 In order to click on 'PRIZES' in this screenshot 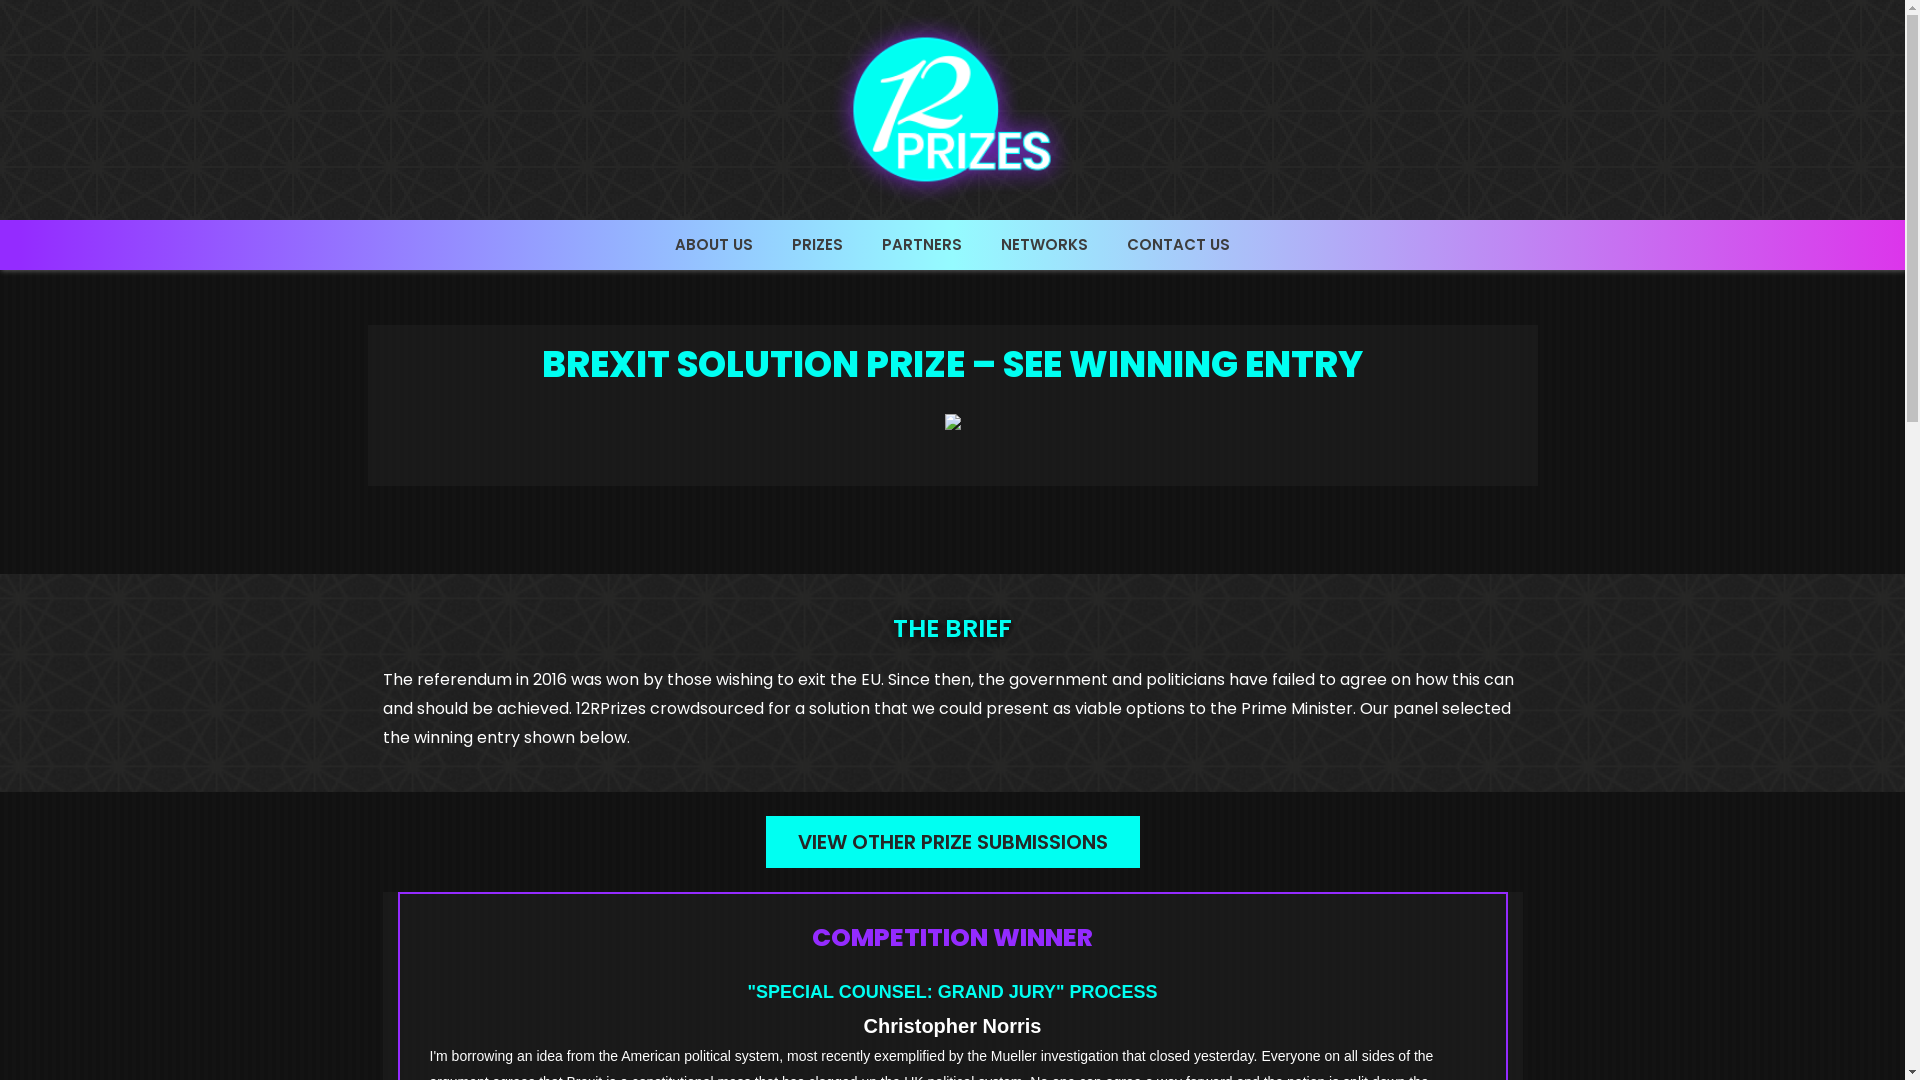, I will do `click(791, 244)`.